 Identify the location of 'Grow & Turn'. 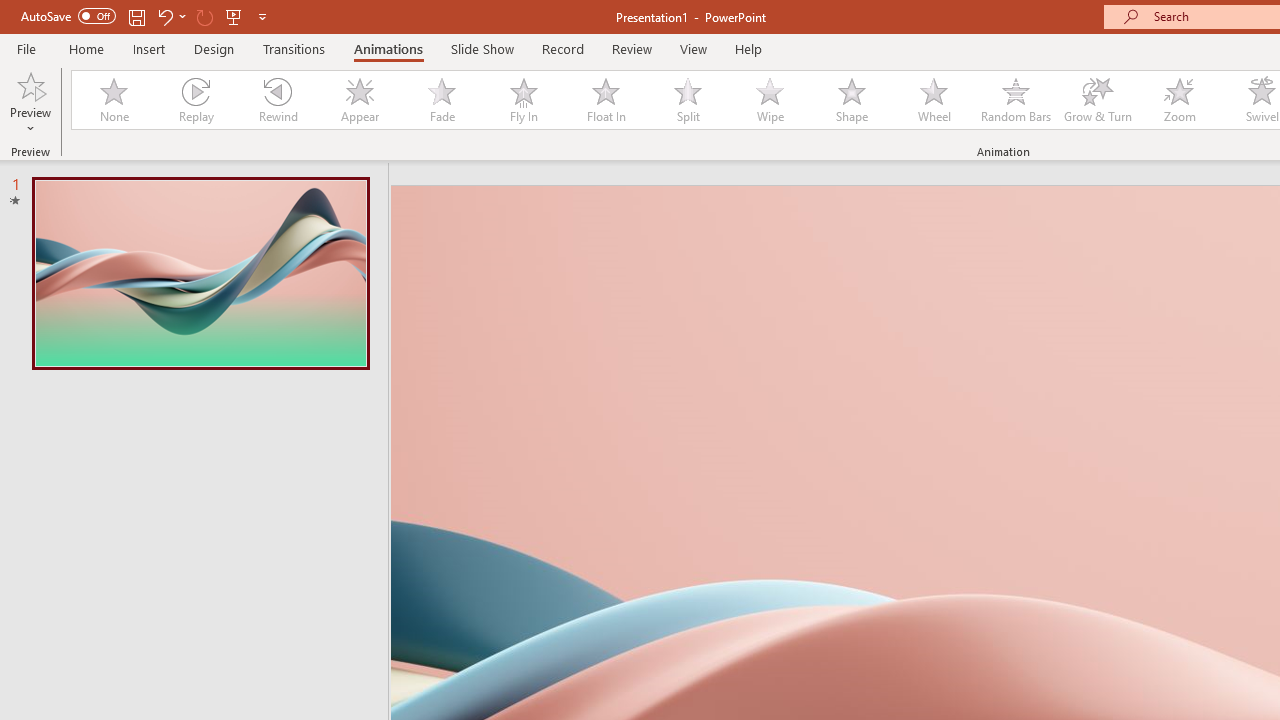
(1097, 100).